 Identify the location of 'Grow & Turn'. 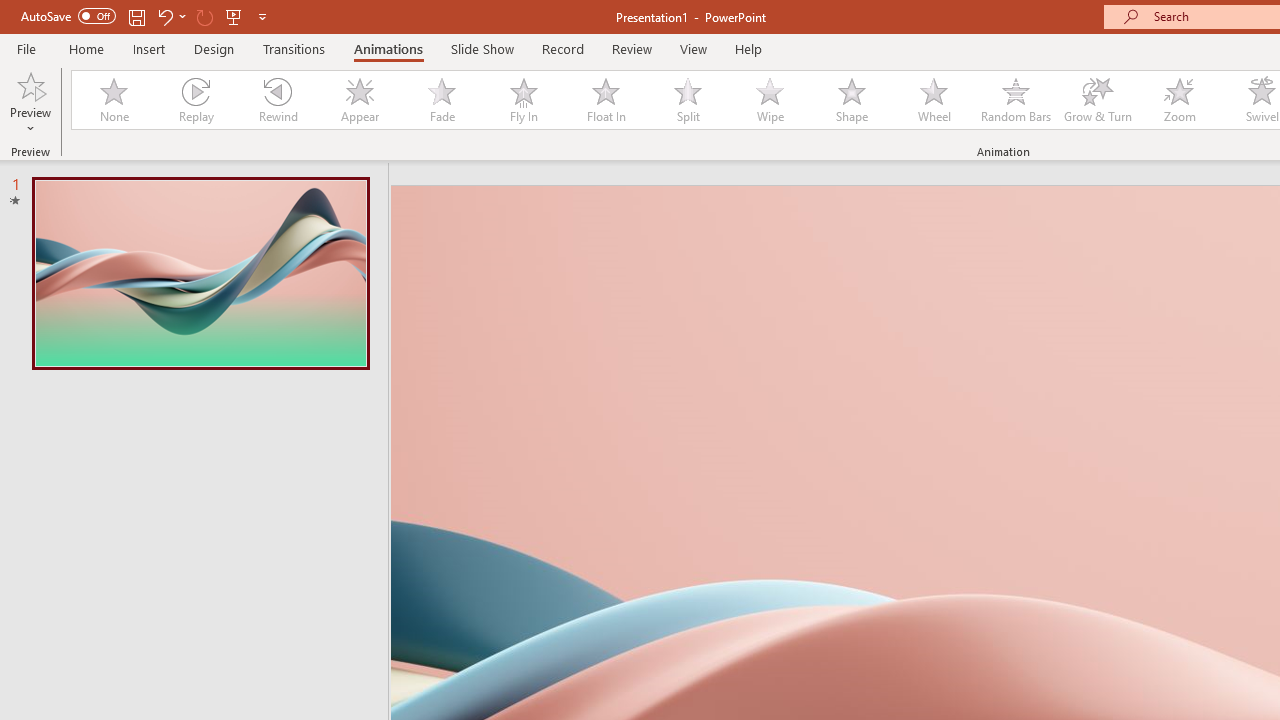
(1097, 100).